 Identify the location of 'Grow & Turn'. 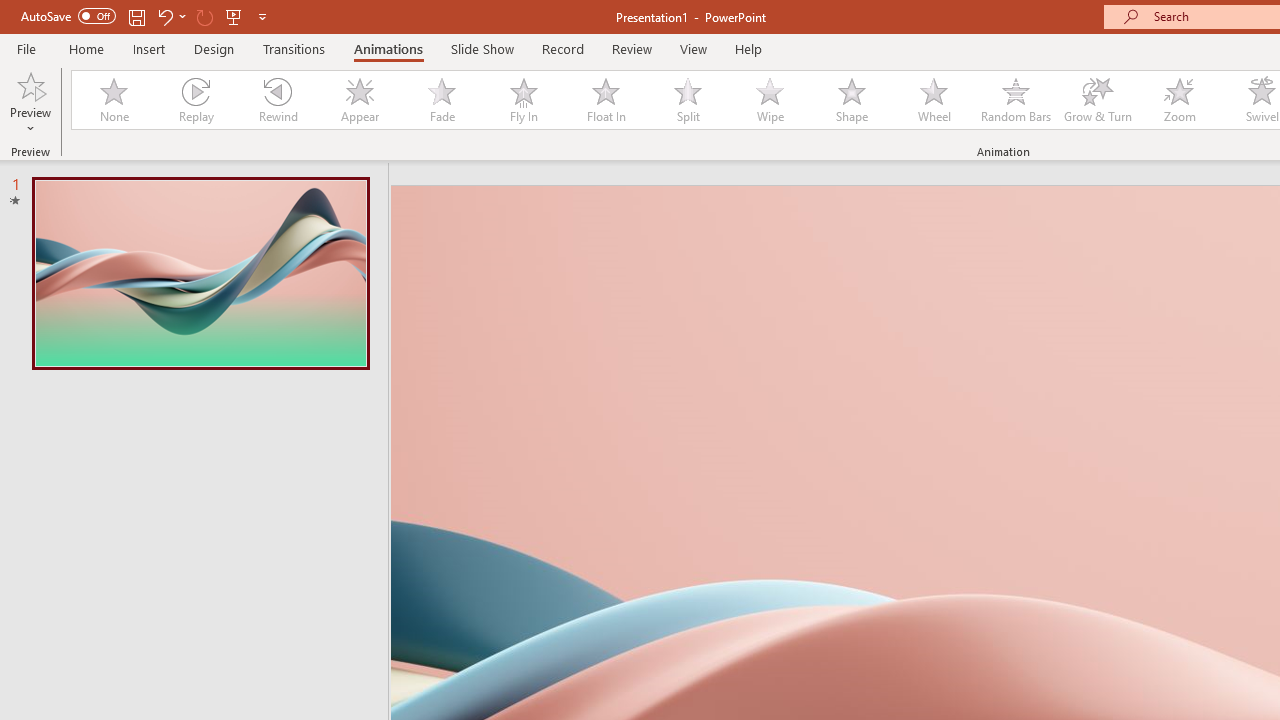
(1097, 100).